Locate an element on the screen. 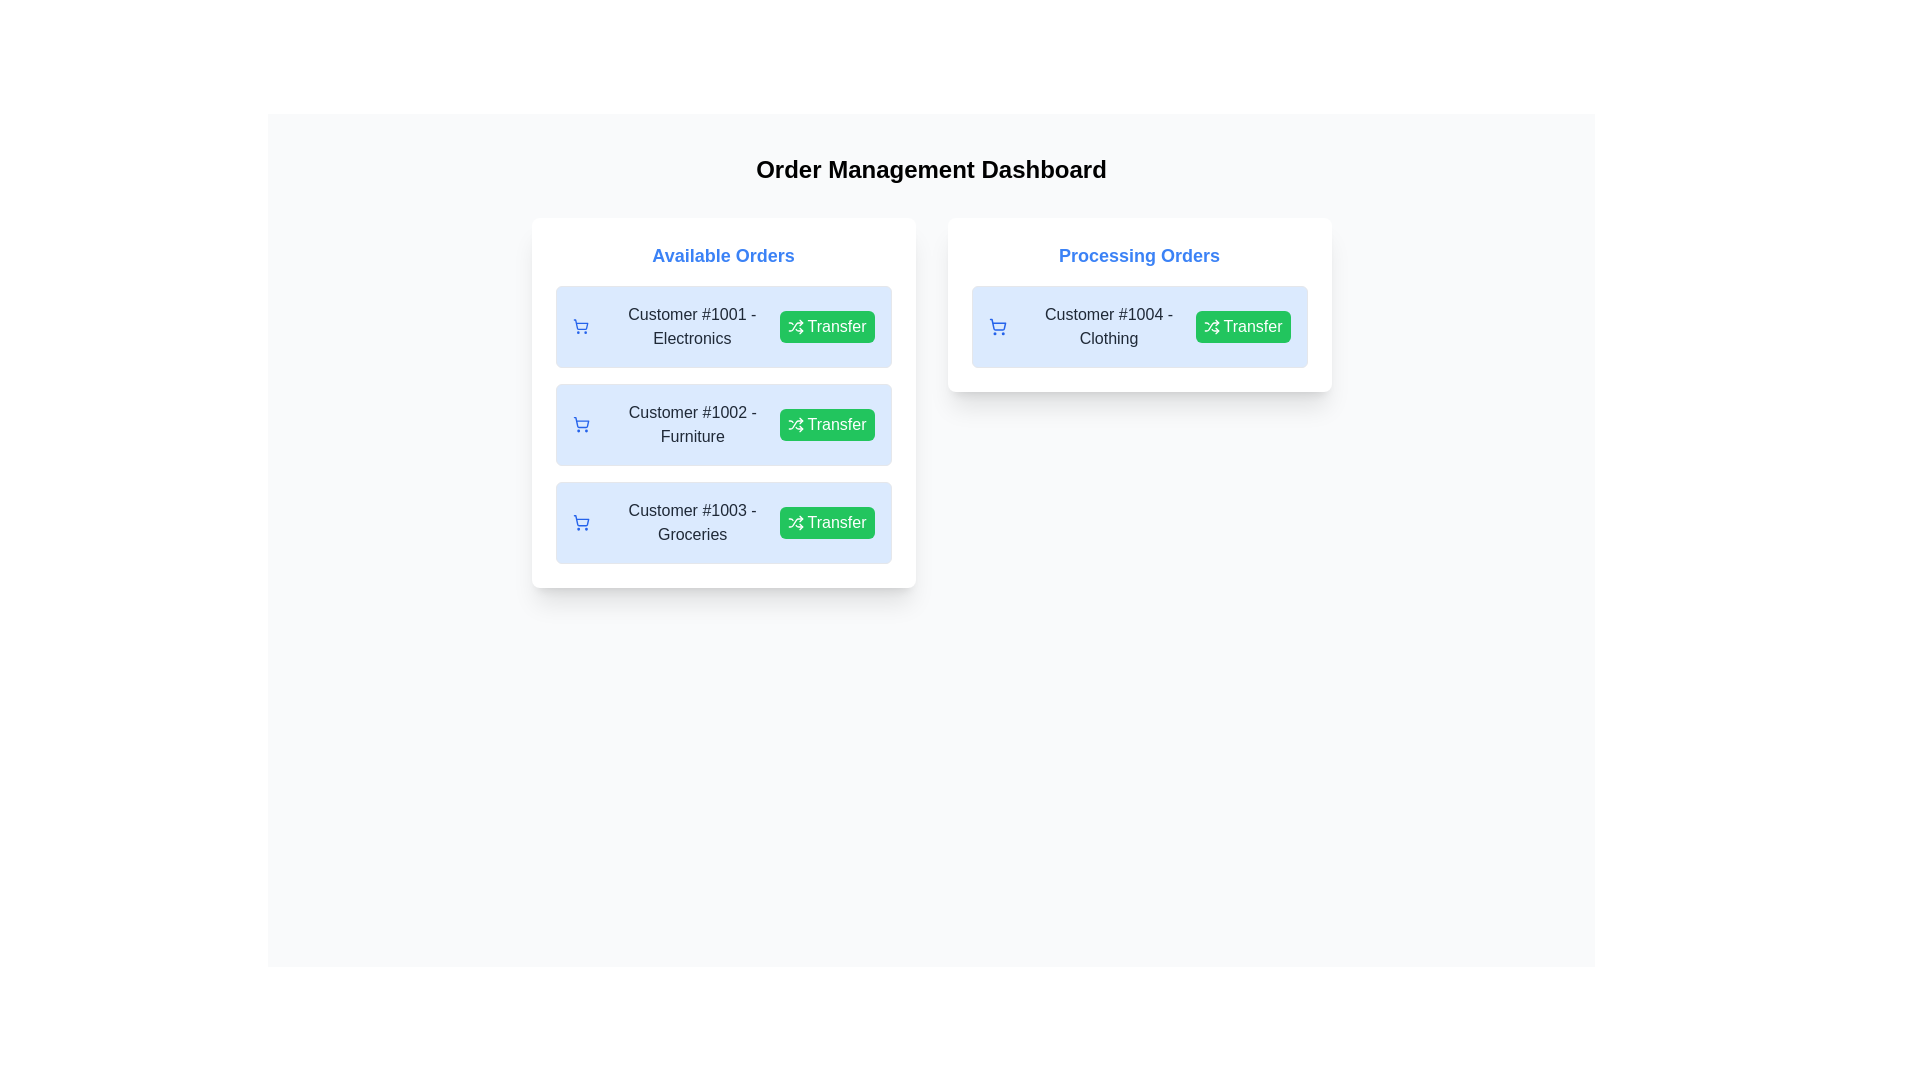 The height and width of the screenshot is (1080, 1920). the SVG icon representing crossed arrows within the green 'Transfer' button for the 'Customer #1003 - Groceries' order in the list of 'Available Orders' is located at coordinates (794, 522).